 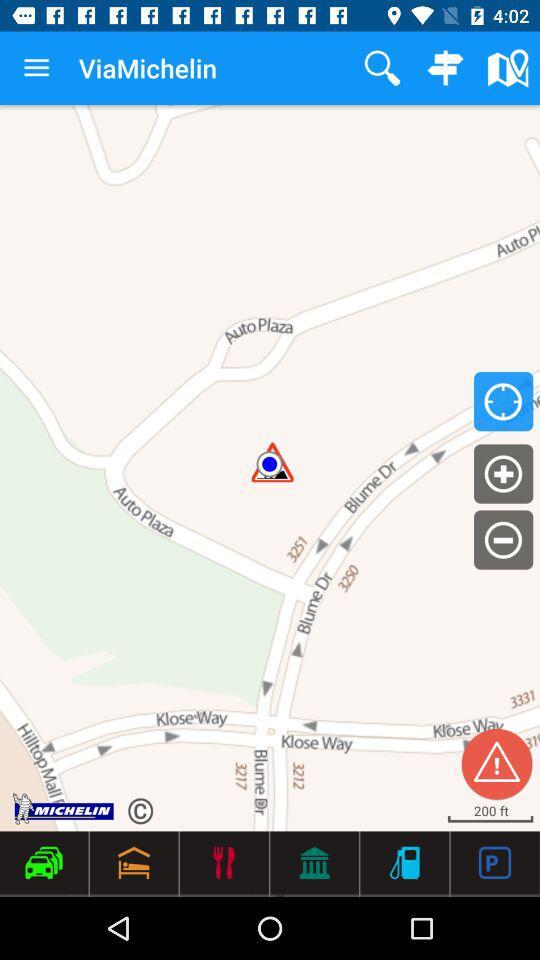 What do you see at coordinates (502, 473) in the screenshot?
I see `the add icon` at bounding box center [502, 473].